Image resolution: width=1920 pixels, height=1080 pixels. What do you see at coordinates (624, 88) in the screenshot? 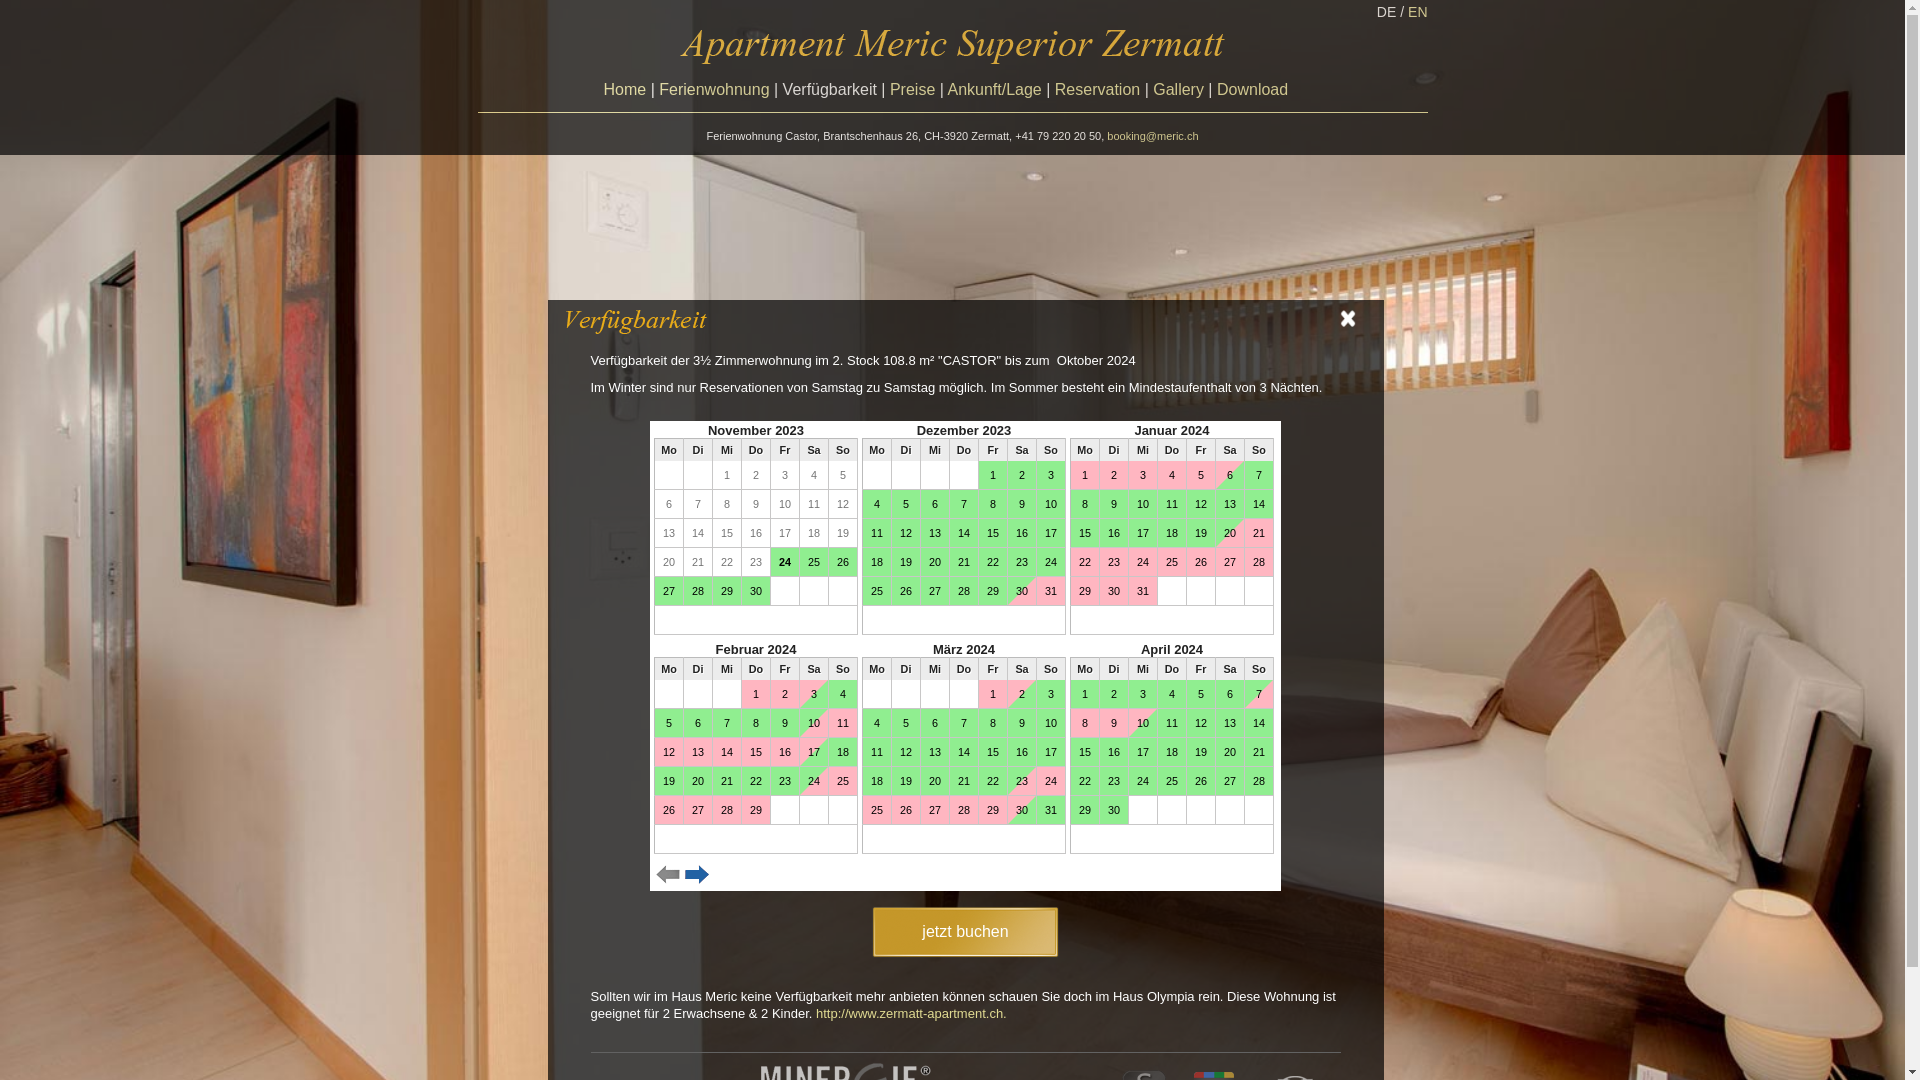
I see `'Home'` at bounding box center [624, 88].